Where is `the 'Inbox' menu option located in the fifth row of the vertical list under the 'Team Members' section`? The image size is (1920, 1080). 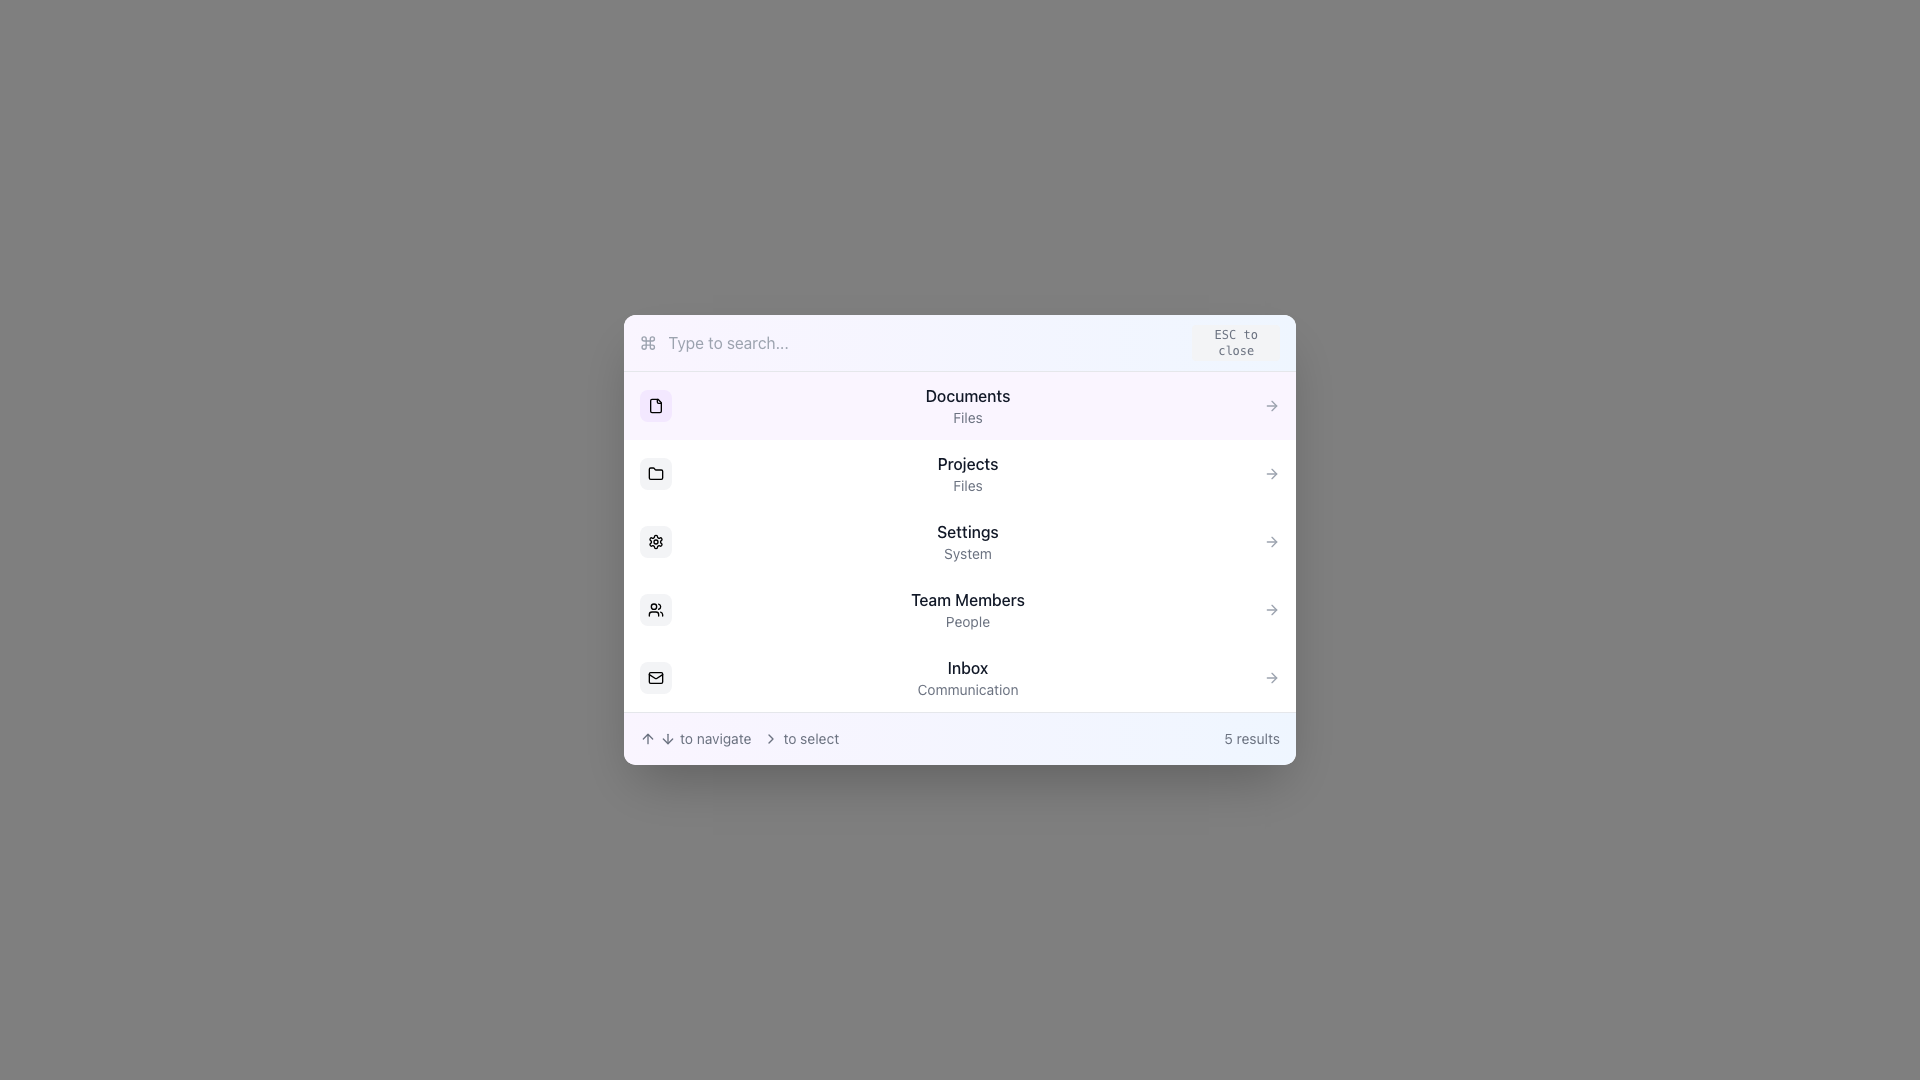 the 'Inbox' menu option located in the fifth row of the vertical list under the 'Team Members' section is located at coordinates (968, 677).